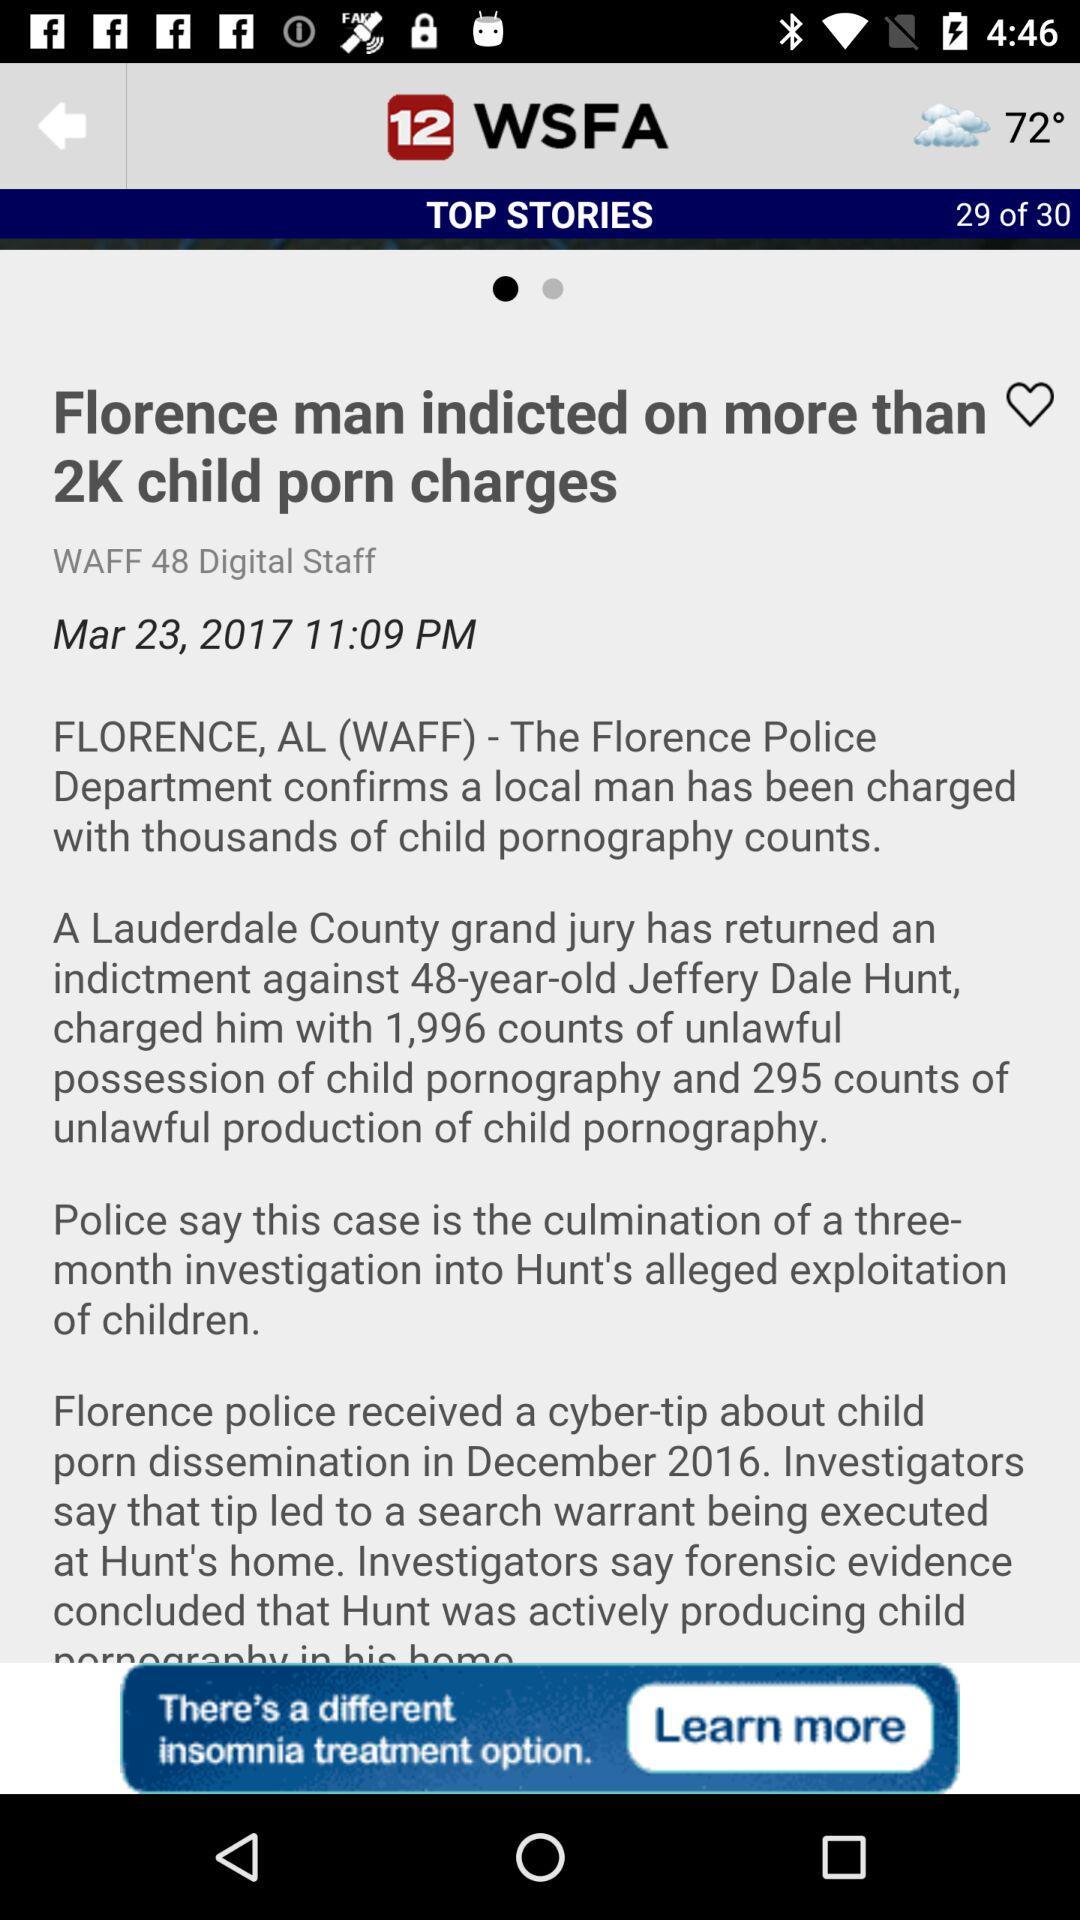 The height and width of the screenshot is (1920, 1080). I want to click on the favorite icon, so click(1017, 403).